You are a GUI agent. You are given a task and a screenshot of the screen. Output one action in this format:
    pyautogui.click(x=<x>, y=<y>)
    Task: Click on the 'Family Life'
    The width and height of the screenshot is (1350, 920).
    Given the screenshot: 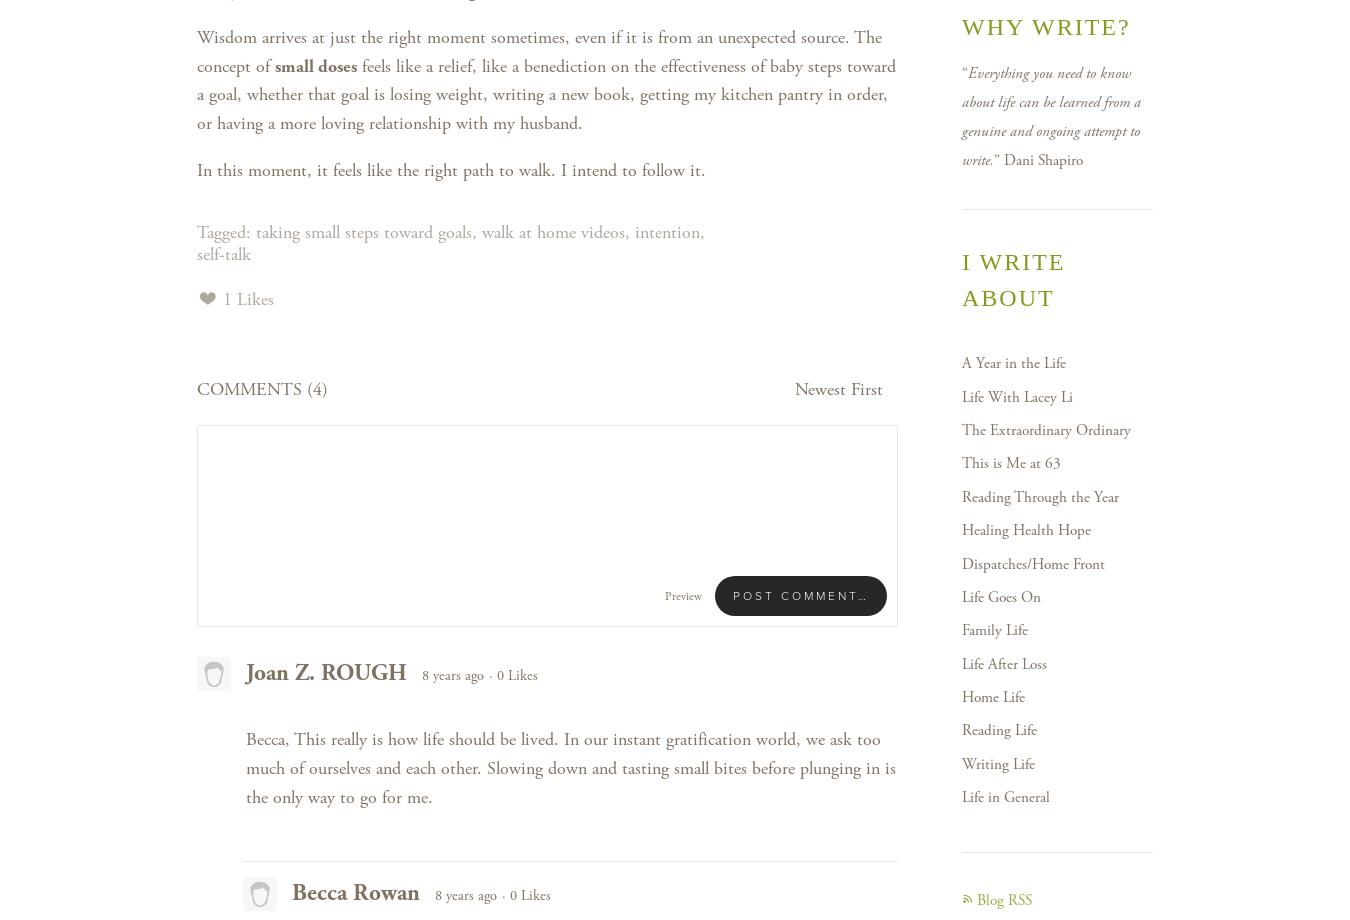 What is the action you would take?
    pyautogui.click(x=993, y=629)
    